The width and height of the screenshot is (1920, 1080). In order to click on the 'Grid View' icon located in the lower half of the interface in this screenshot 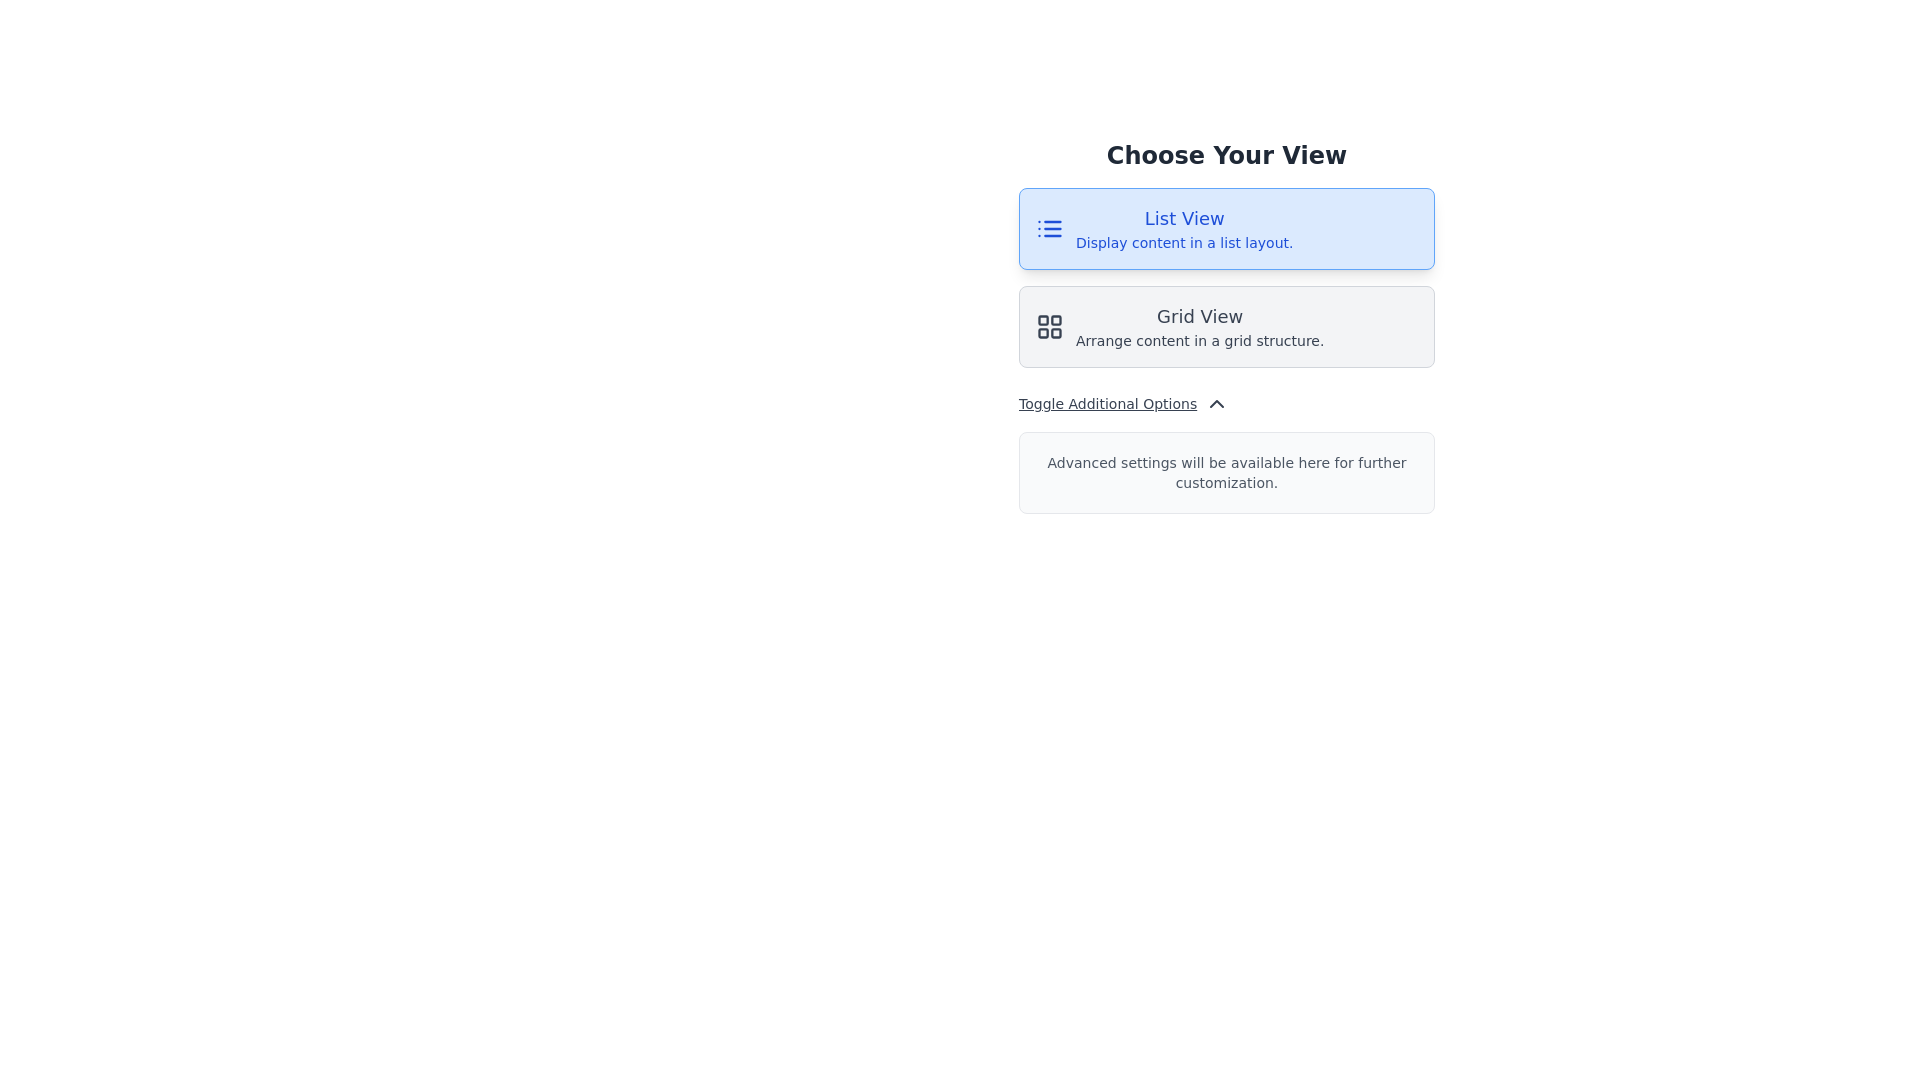, I will do `click(1049, 326)`.